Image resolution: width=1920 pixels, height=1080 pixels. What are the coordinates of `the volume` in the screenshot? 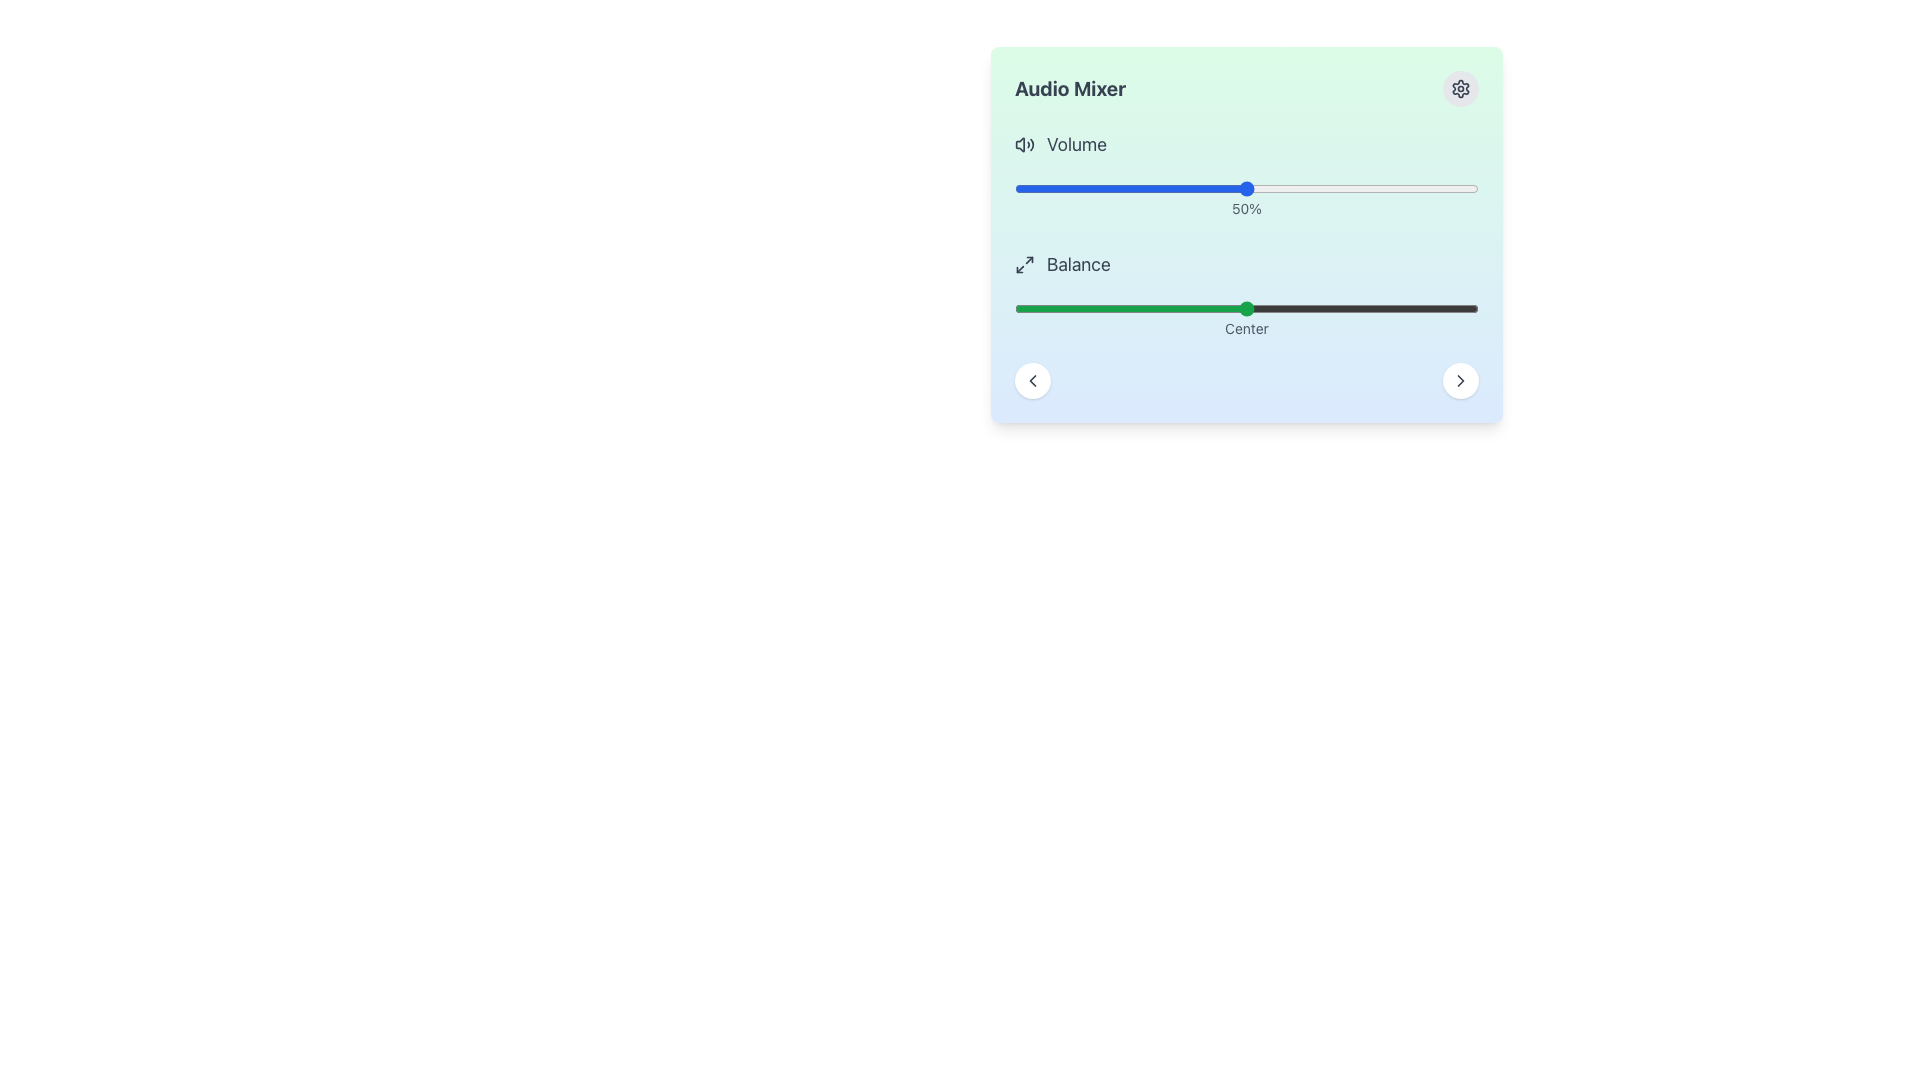 It's located at (1019, 189).